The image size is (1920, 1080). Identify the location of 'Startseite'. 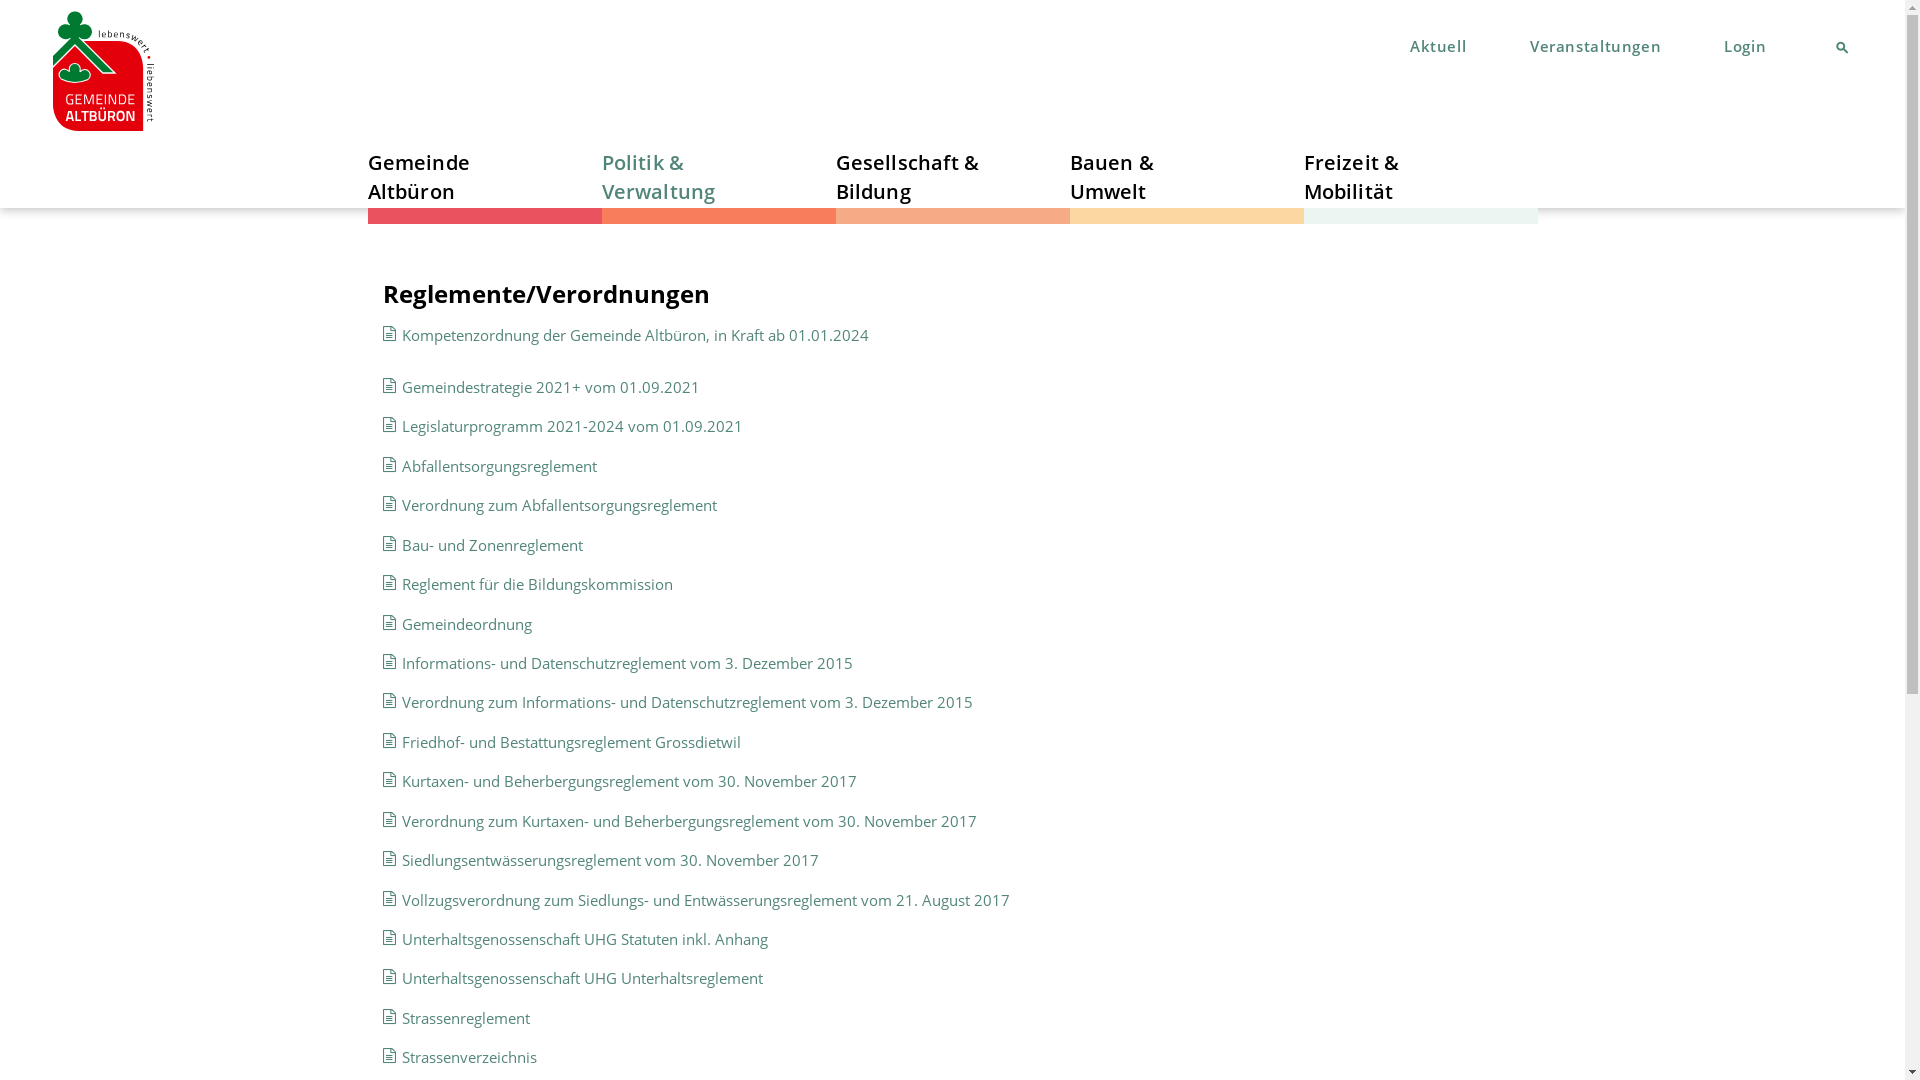
(102, 71).